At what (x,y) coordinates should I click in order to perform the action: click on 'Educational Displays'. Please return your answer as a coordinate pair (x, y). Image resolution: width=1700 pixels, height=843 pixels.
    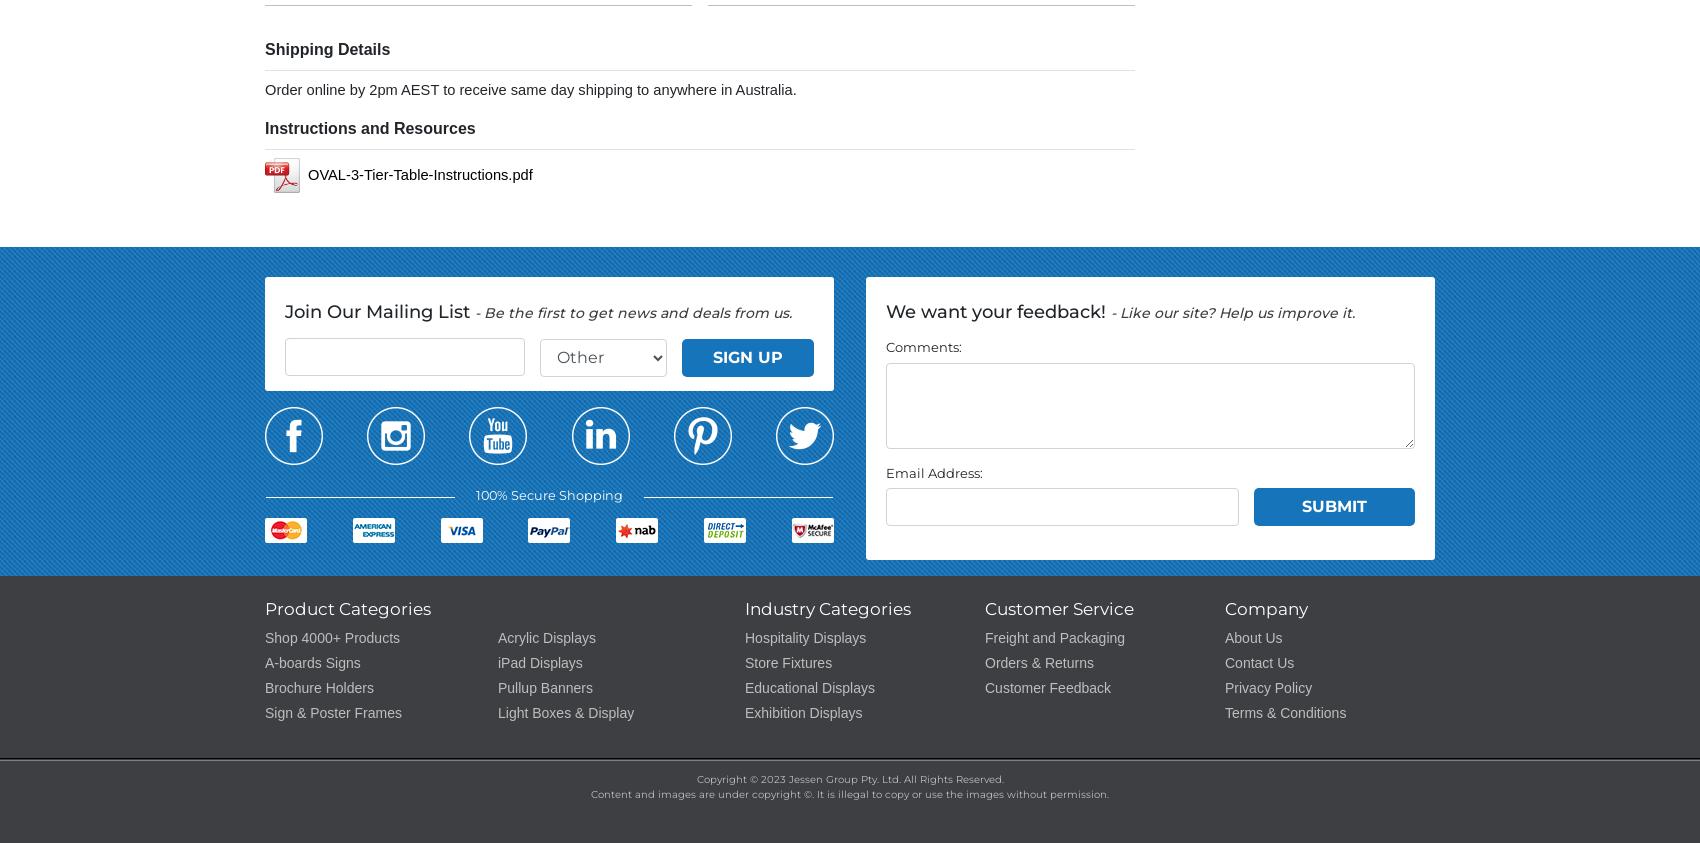
    Looking at the image, I should click on (808, 686).